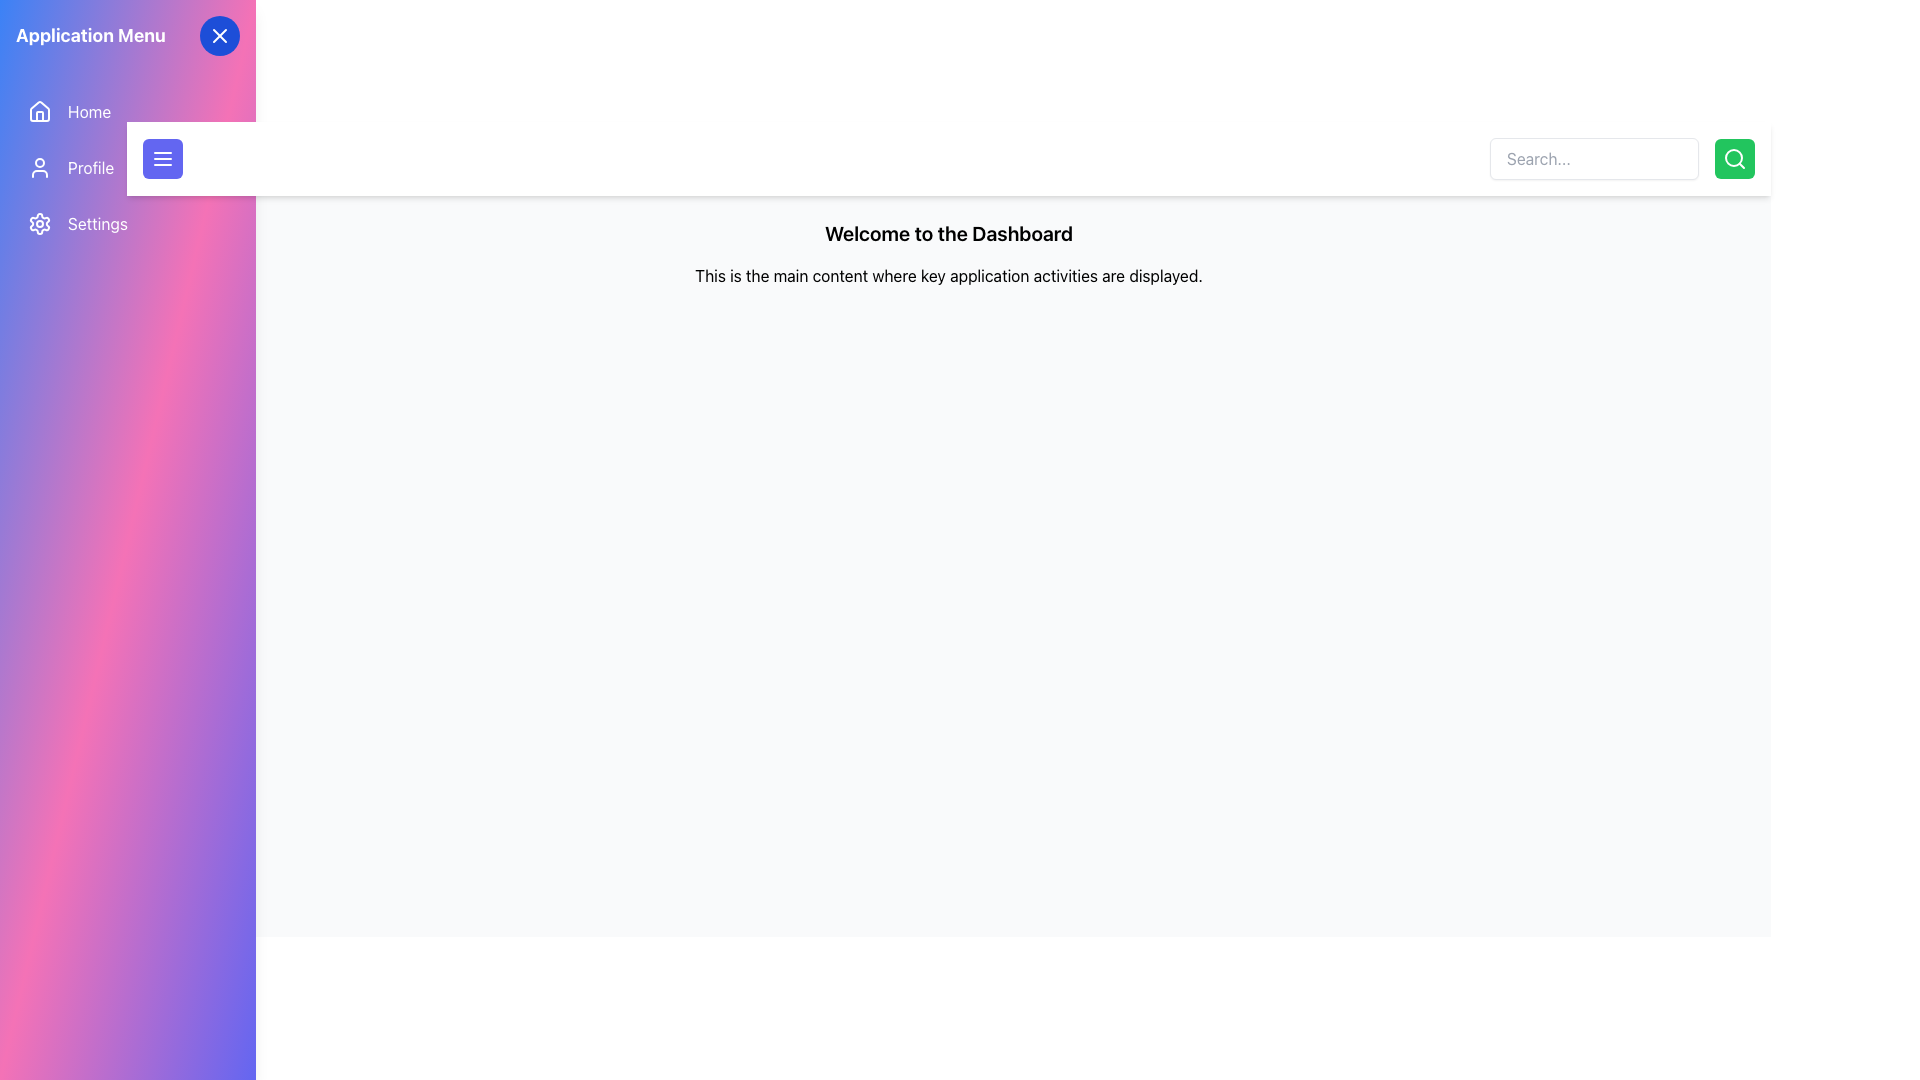 The image size is (1920, 1080). I want to click on the 'Profile' navigation menu item, which is the second item in a vertical menu located on the left side of the interface, so click(127, 167).